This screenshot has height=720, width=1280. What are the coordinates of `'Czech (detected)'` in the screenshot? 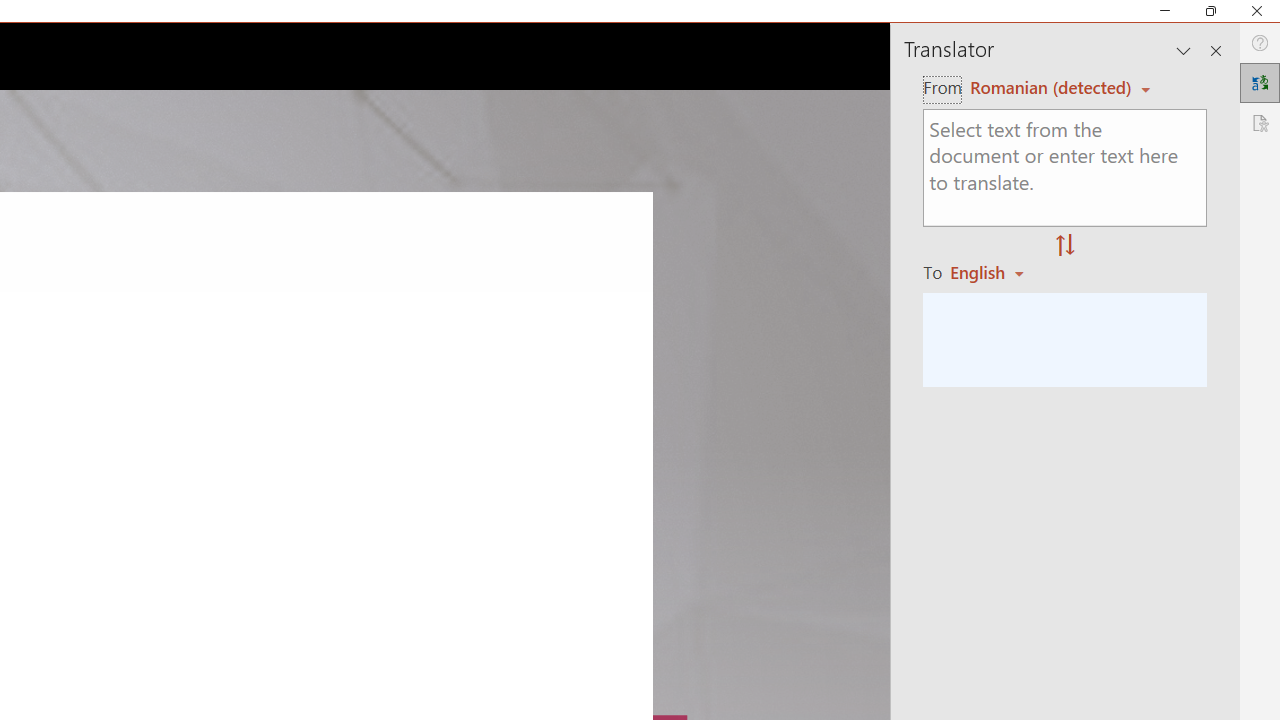 It's located at (1046, 86).